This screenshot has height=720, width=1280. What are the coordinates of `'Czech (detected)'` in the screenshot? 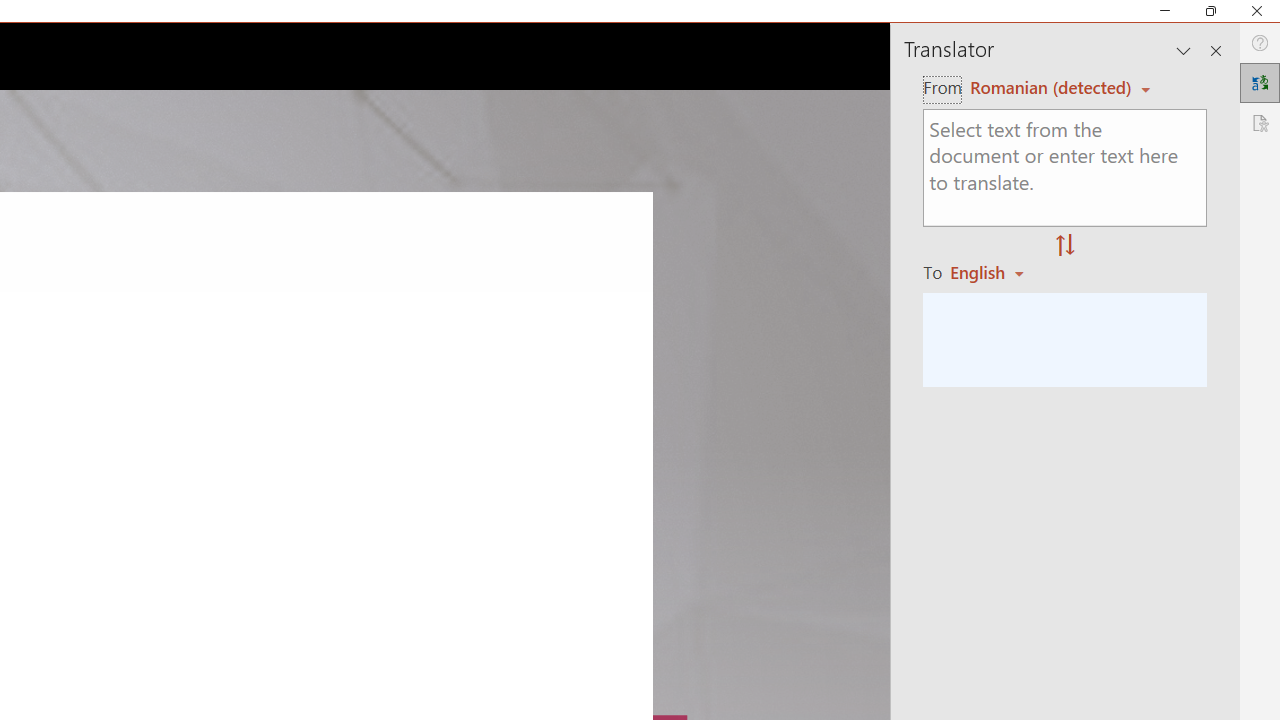 It's located at (1046, 86).